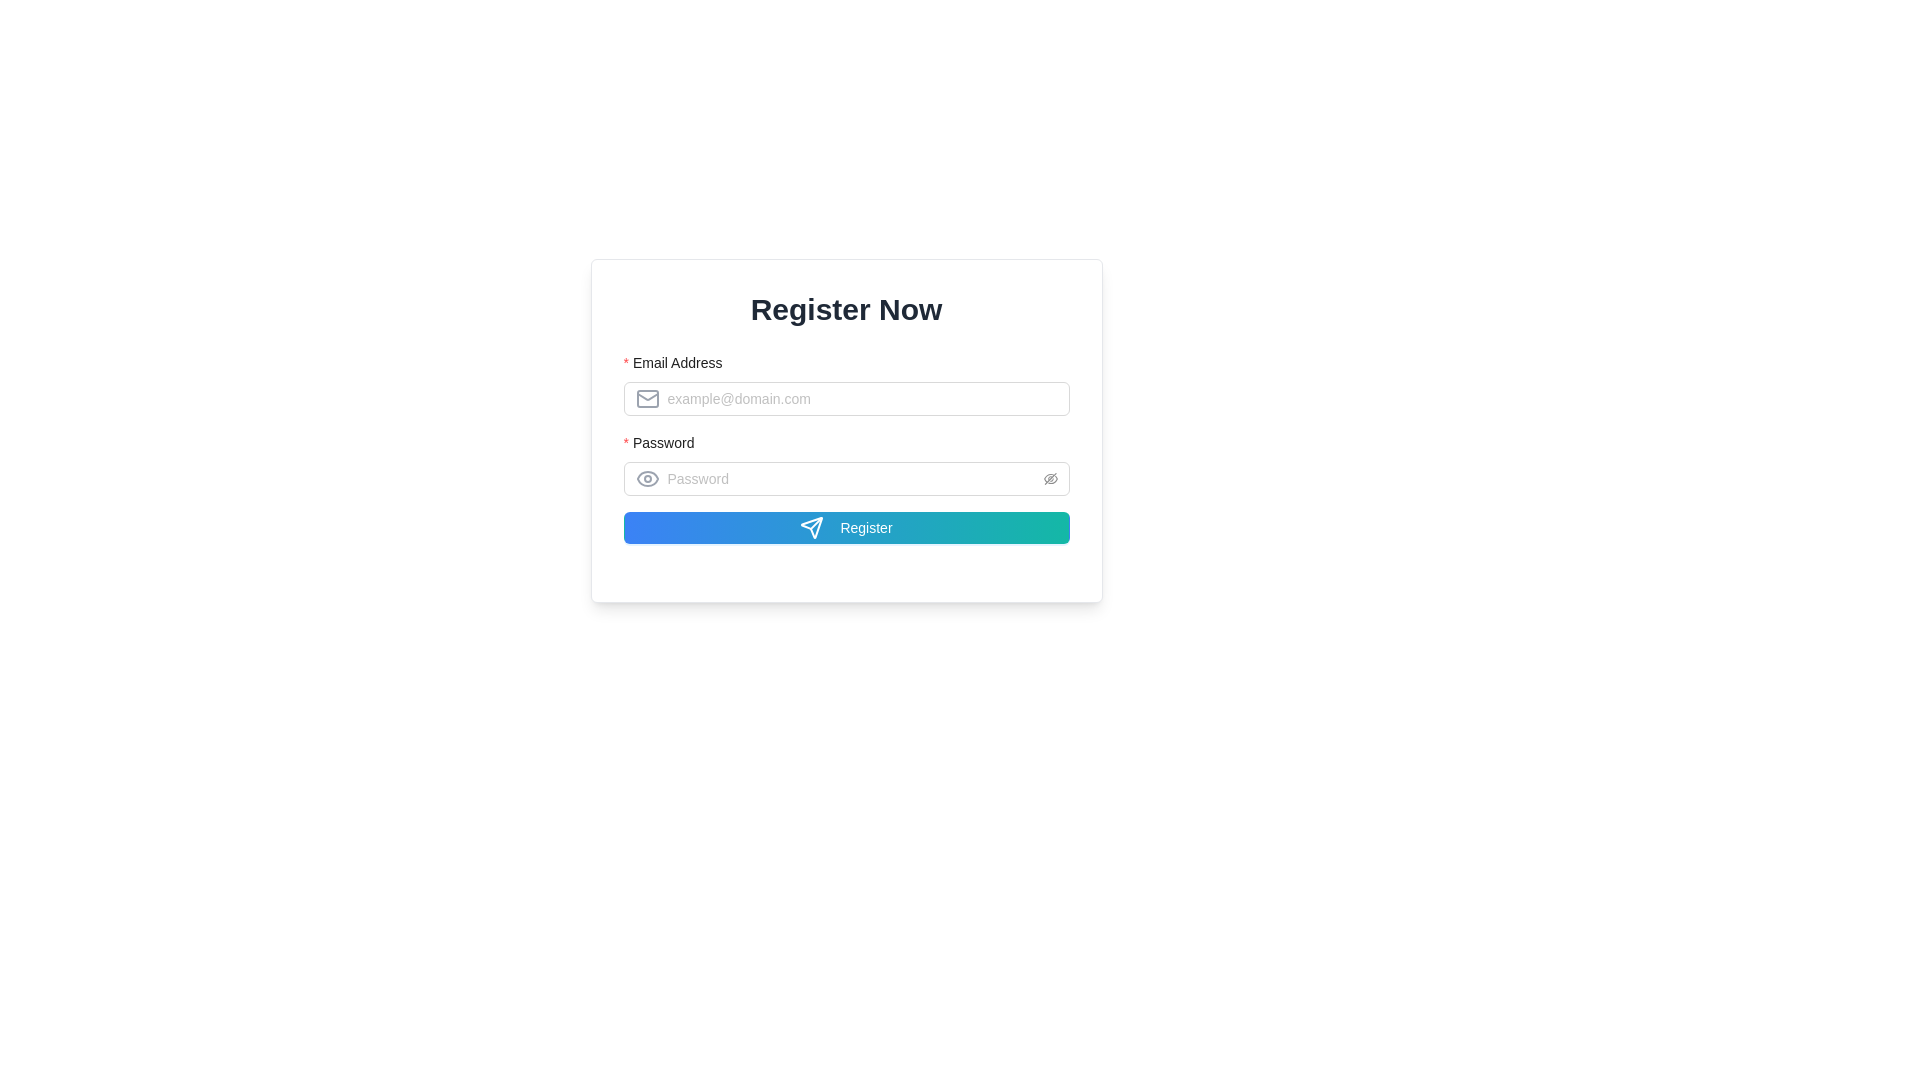 The width and height of the screenshot is (1920, 1080). Describe the element at coordinates (846, 446) in the screenshot. I see `the input field associated with the 'Password' label, which is styled with a header-like font` at that location.